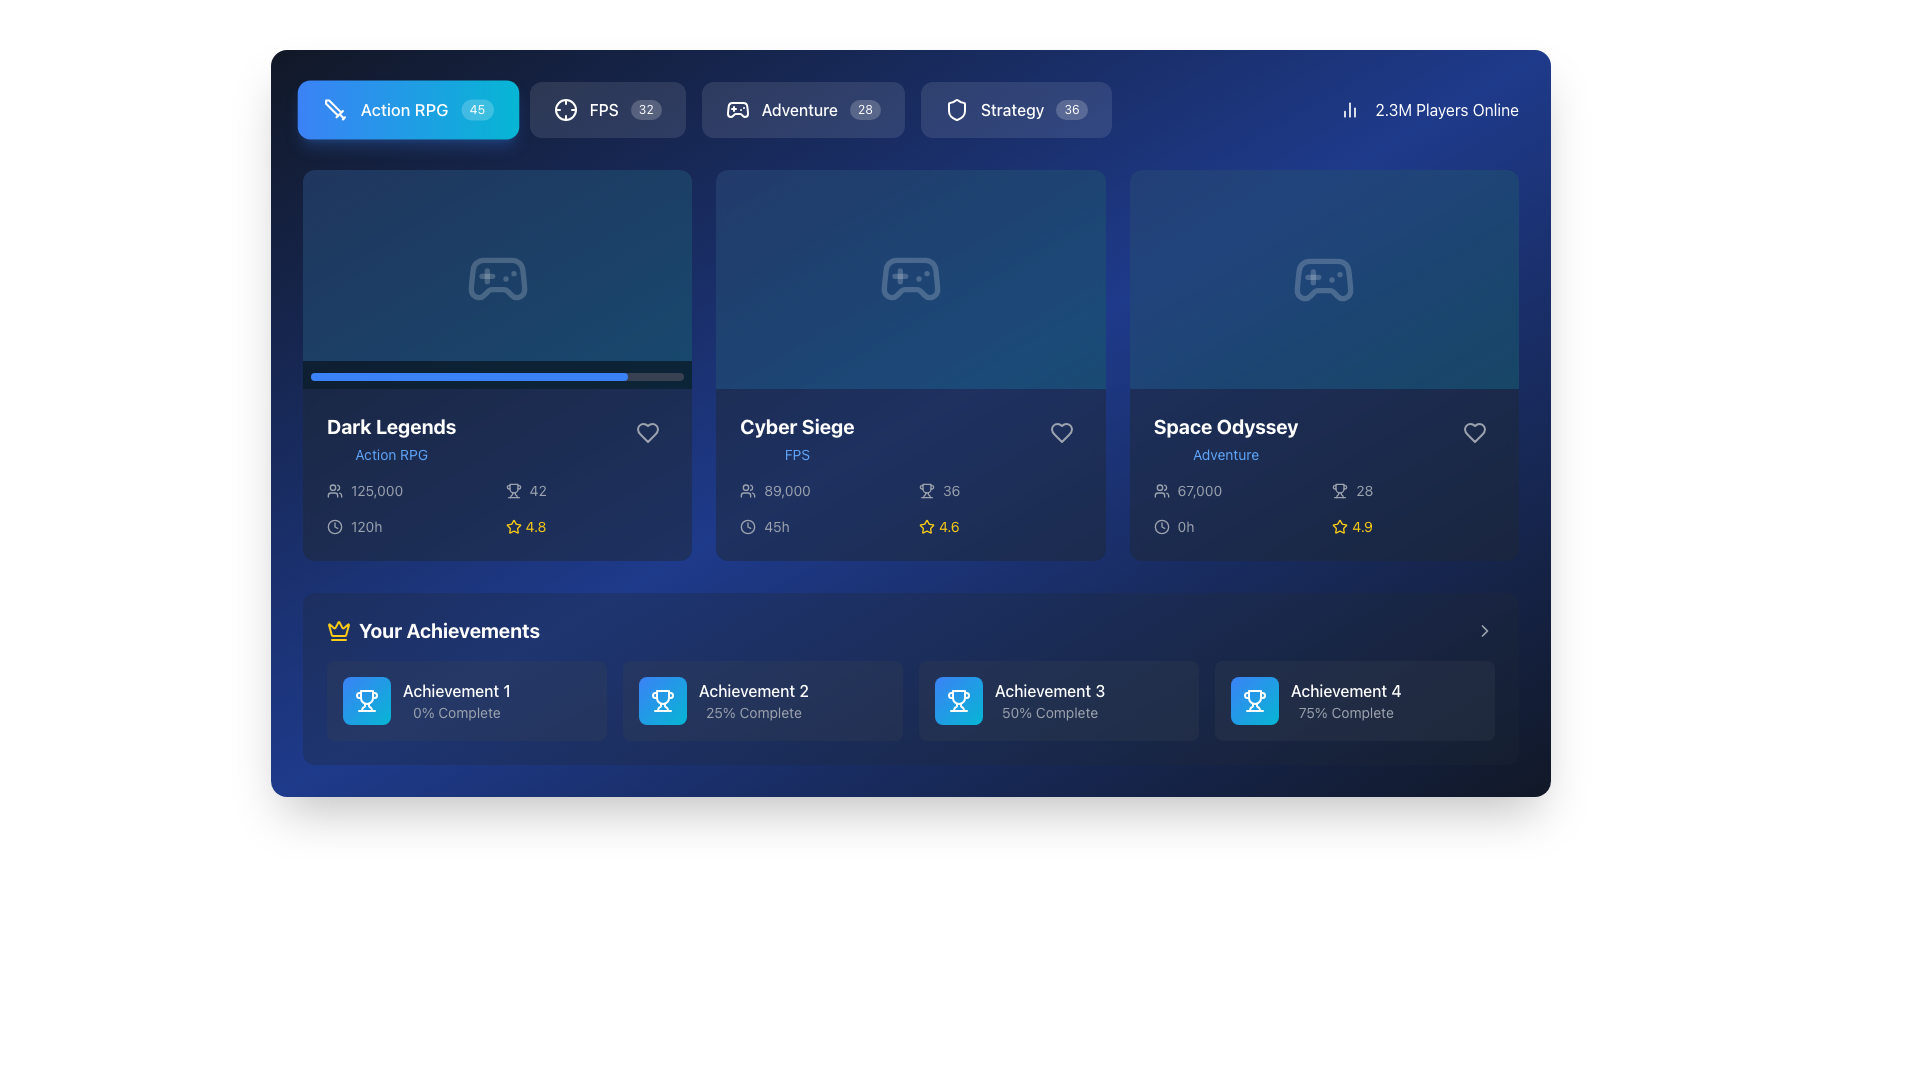 This screenshot has height=1080, width=1920. Describe the element at coordinates (366, 700) in the screenshot. I see `the trophy icon located inside the 'Achievement 1' card in the 'Your Achievements' section` at that location.